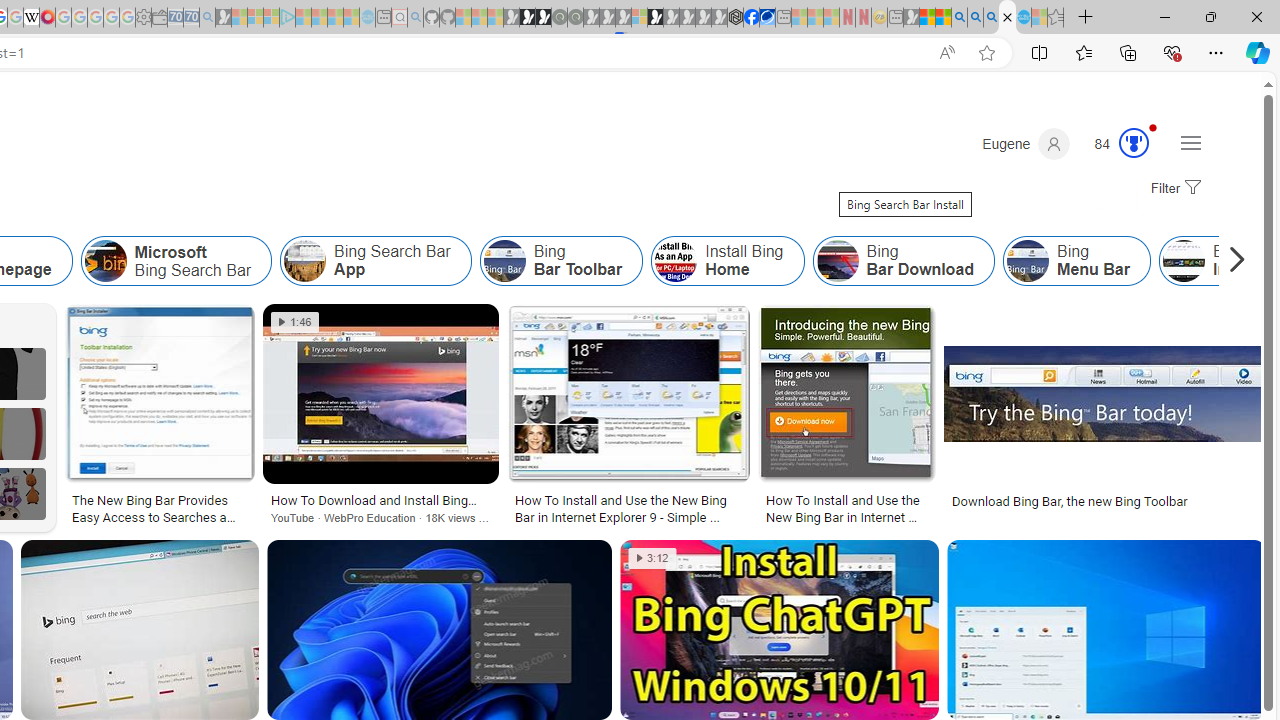 The width and height of the screenshot is (1280, 720). I want to click on 'Nordace - Cooler Bags', so click(735, 17).